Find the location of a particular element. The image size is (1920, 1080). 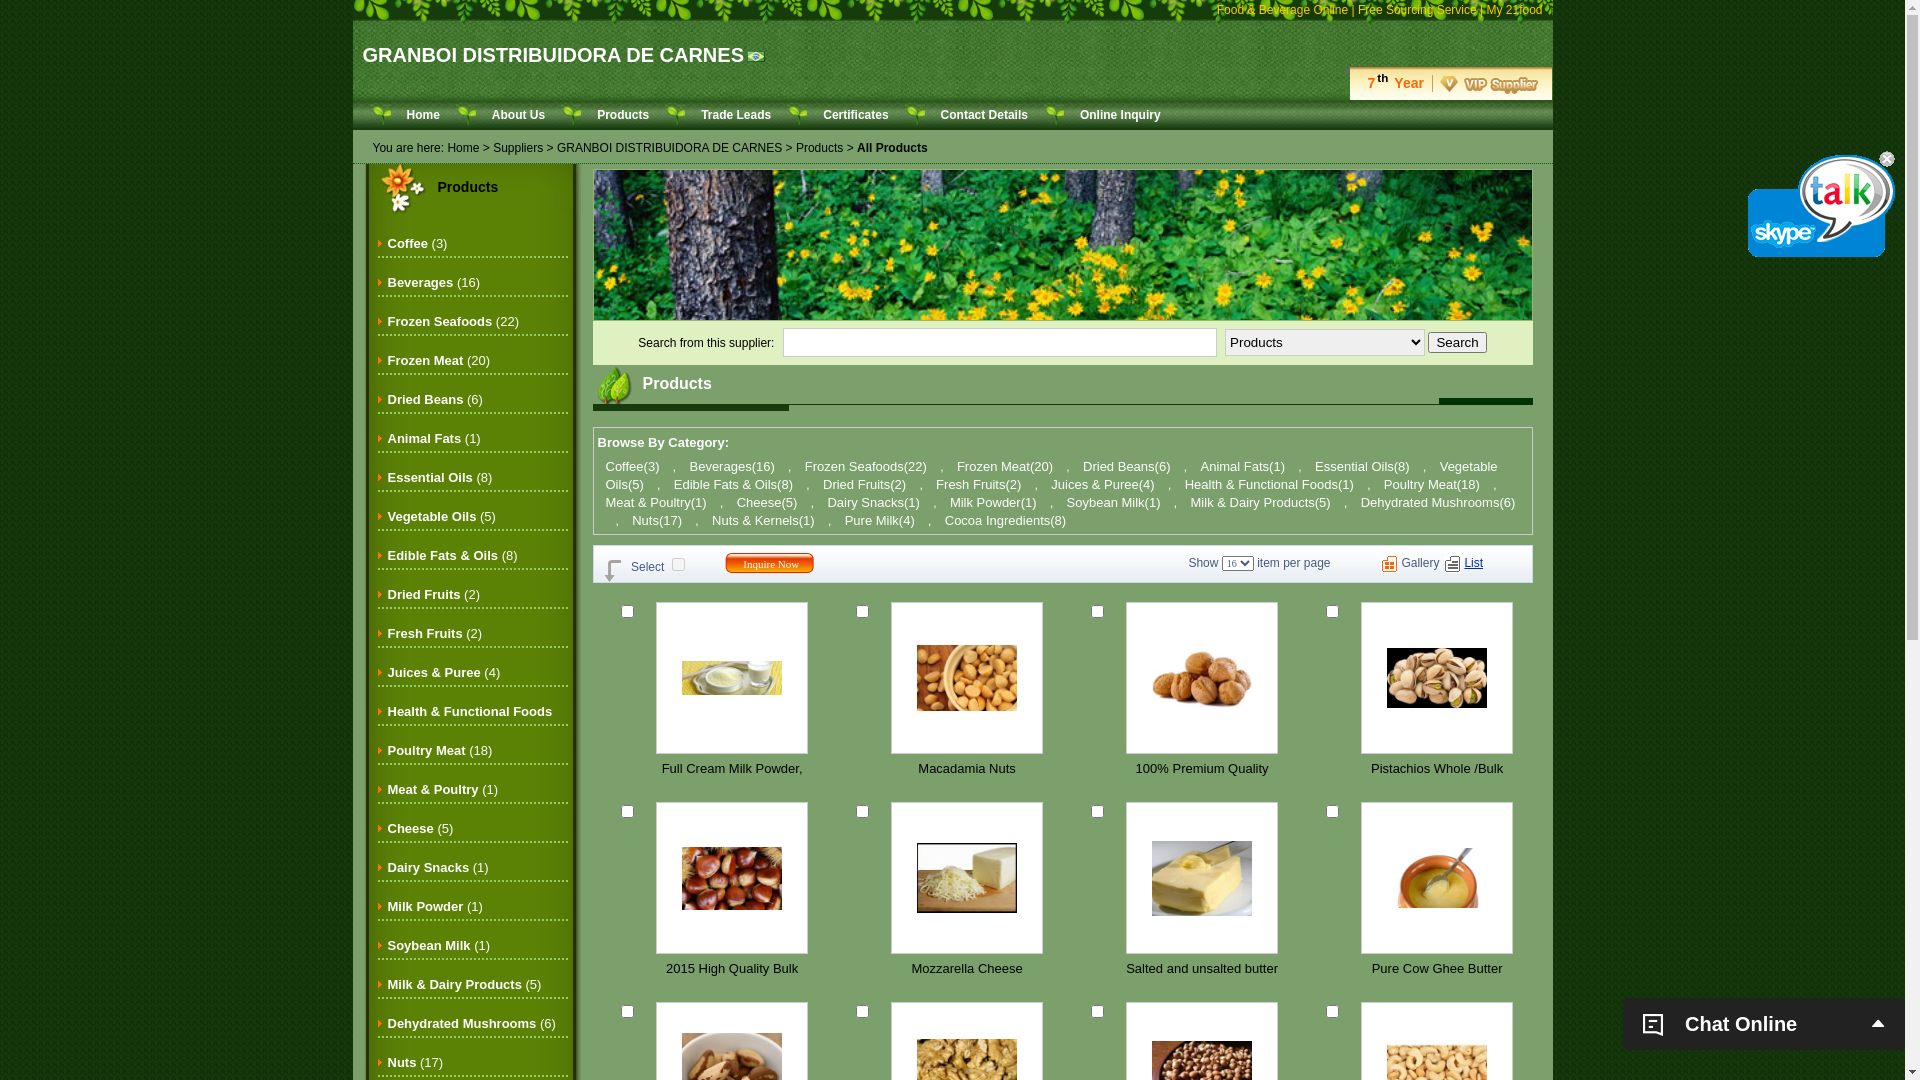

'Milk Powder (1)' is located at coordinates (434, 906).